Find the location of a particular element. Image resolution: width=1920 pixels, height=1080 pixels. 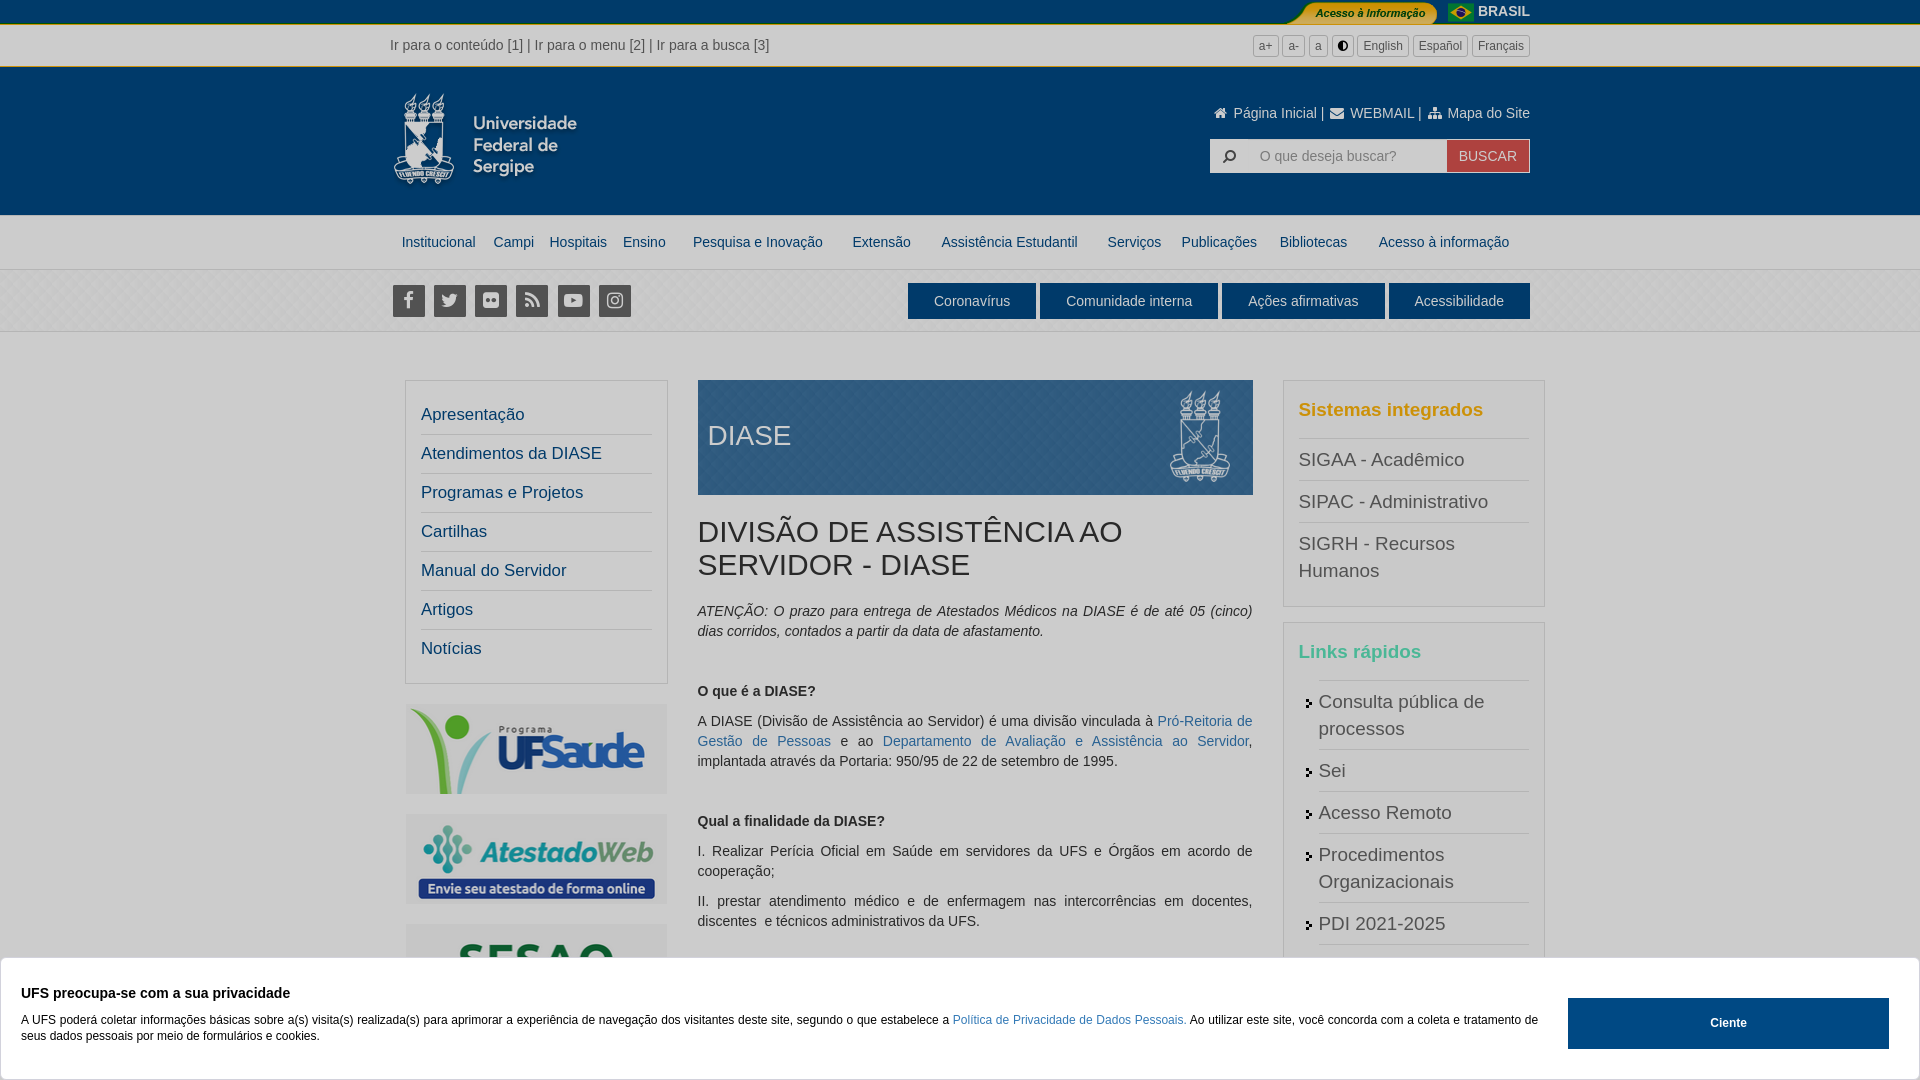

'PDI 2021-2025' is located at coordinates (1380, 923).